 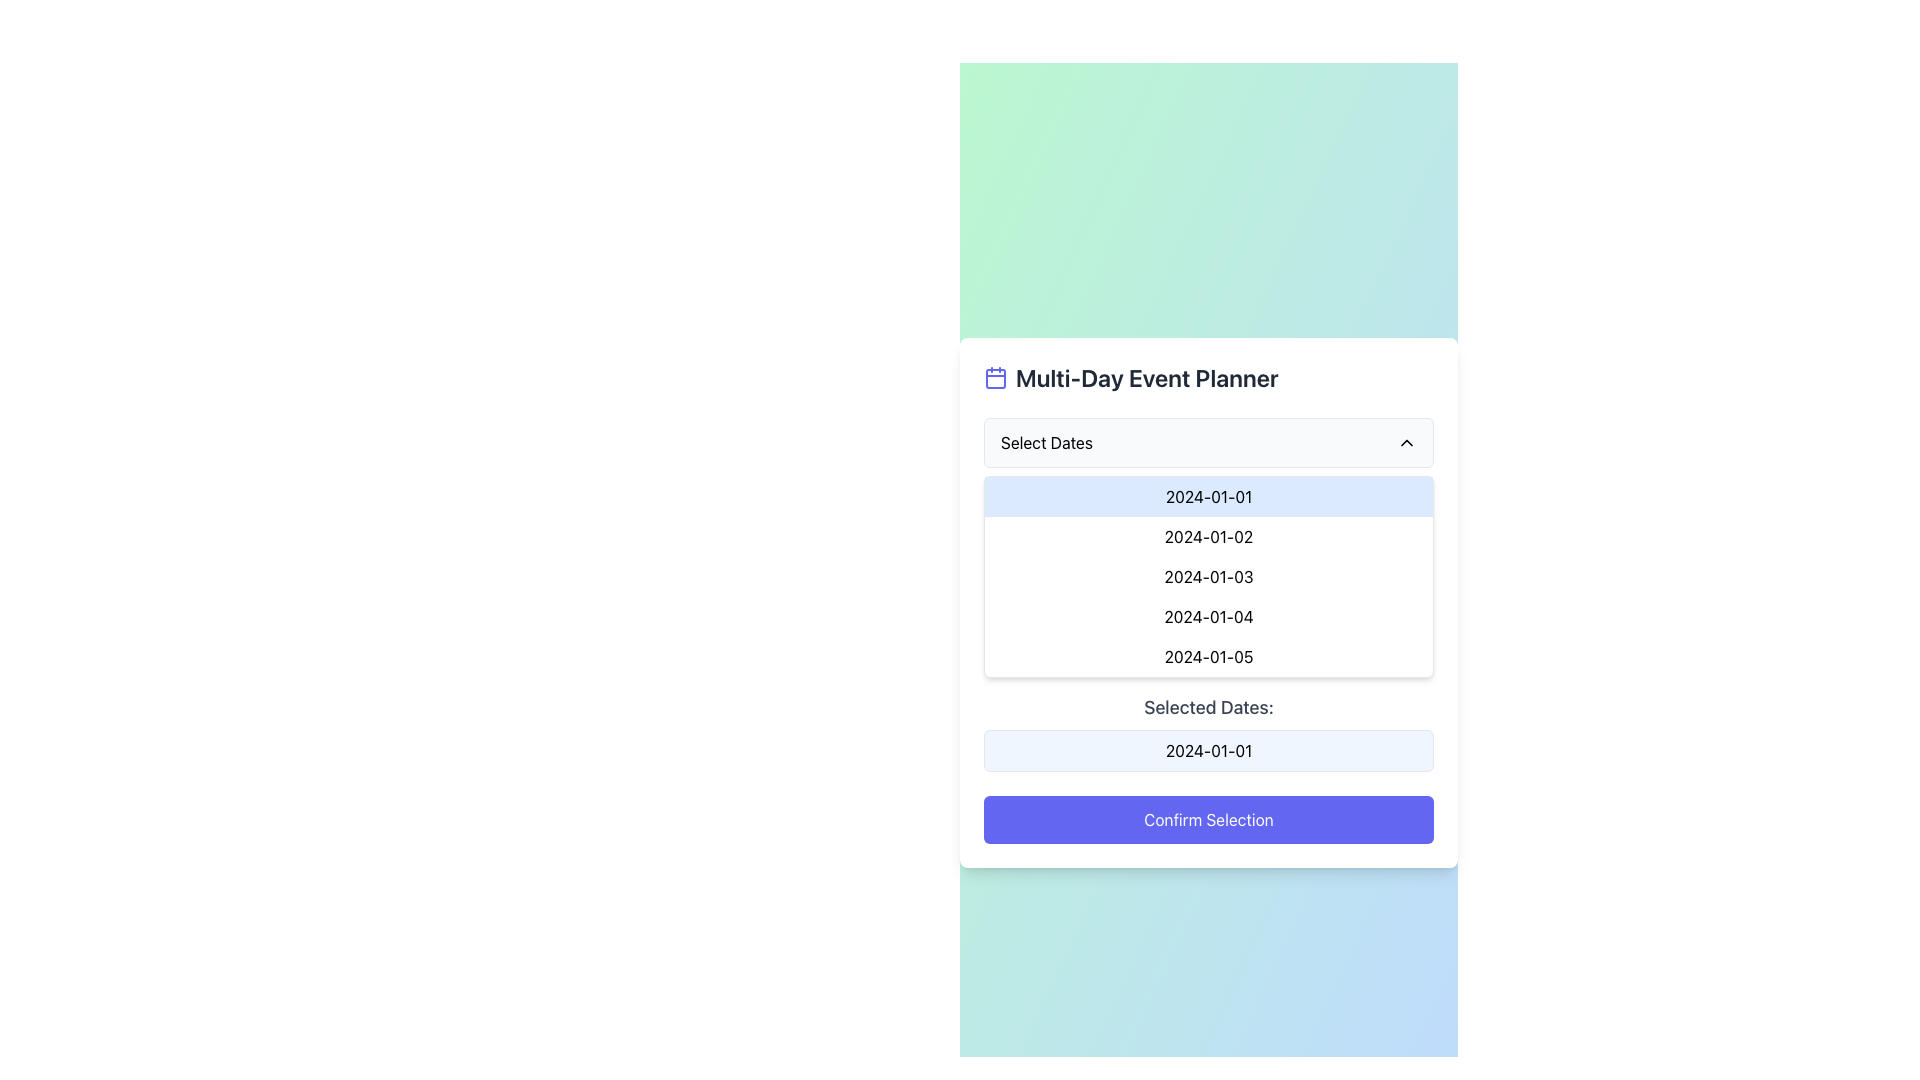 I want to click on the Text Label with Icon that serves as the title of the card layout, located at the top of the card above the 'Select Dates' button, so click(x=1208, y=378).